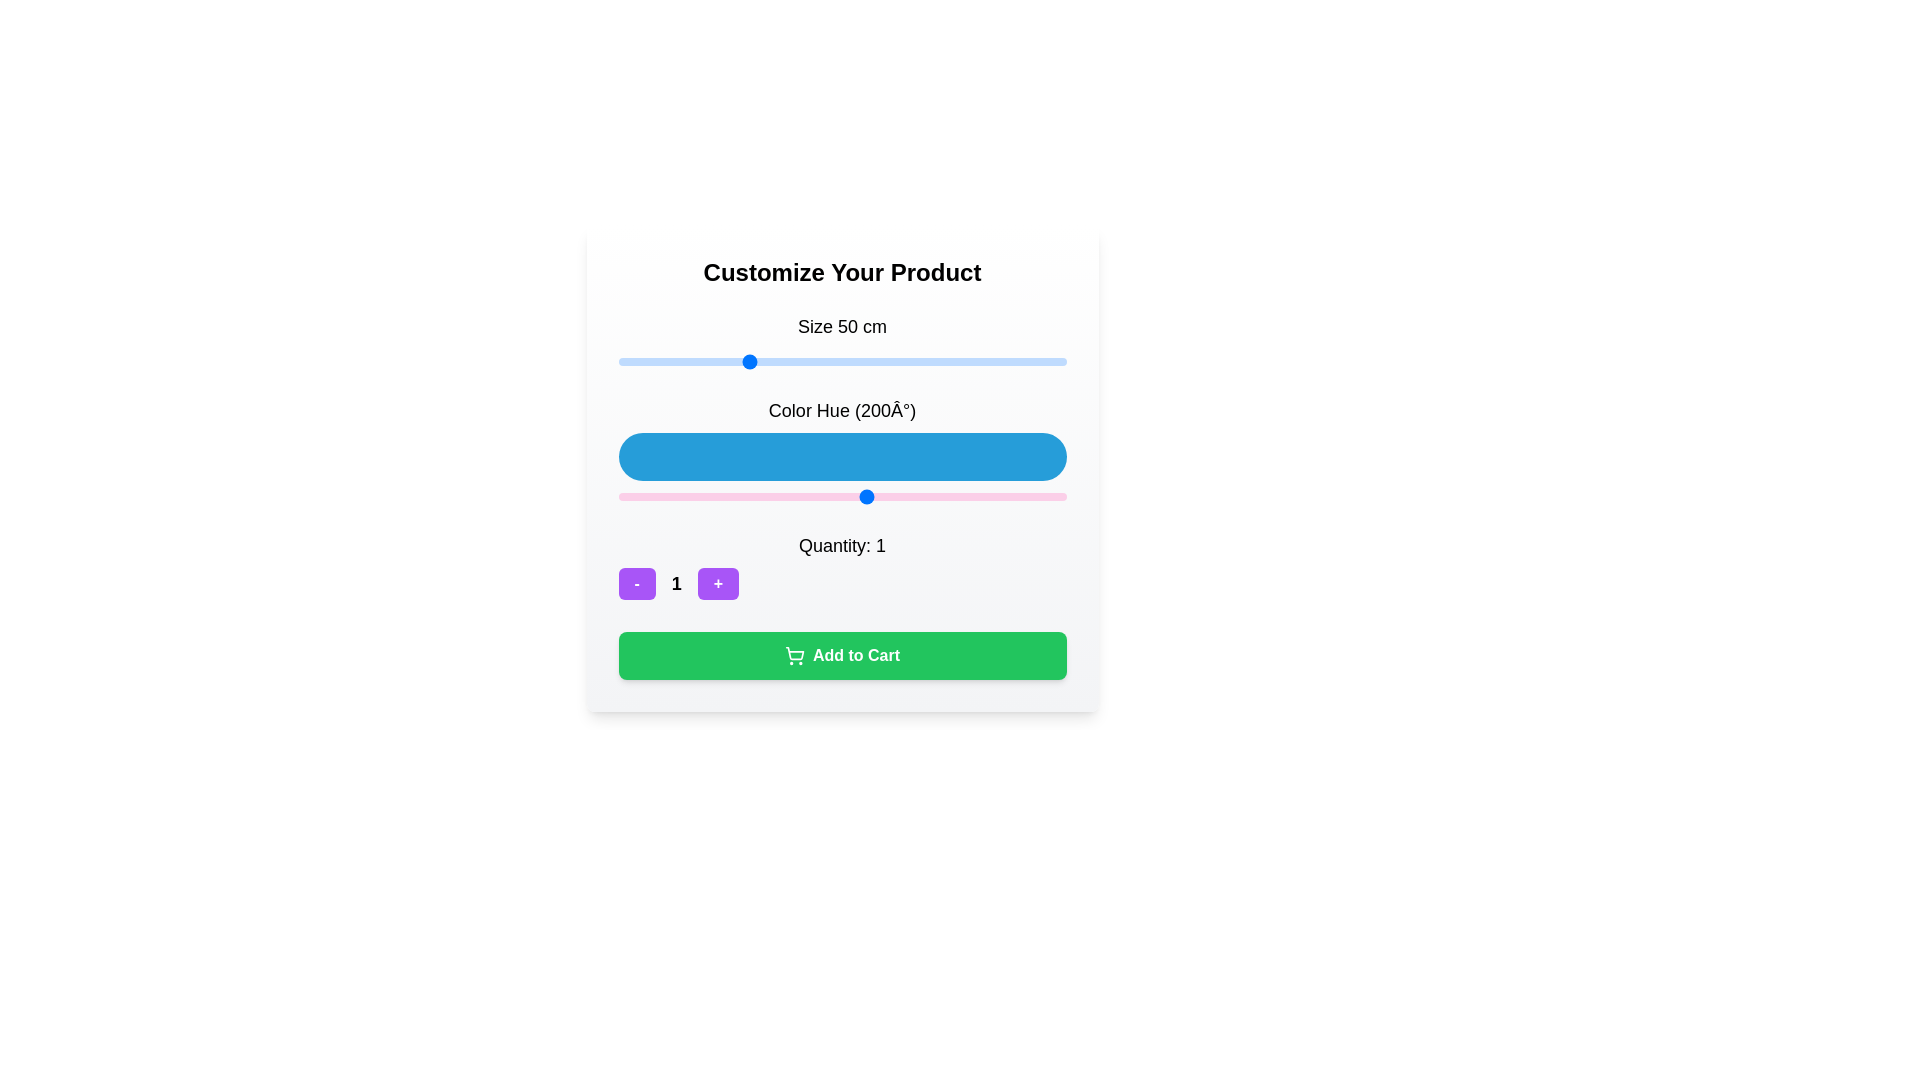 The image size is (1920, 1080). Describe the element at coordinates (856, 655) in the screenshot. I see `the text within the green action button located below the quantity selector` at that location.